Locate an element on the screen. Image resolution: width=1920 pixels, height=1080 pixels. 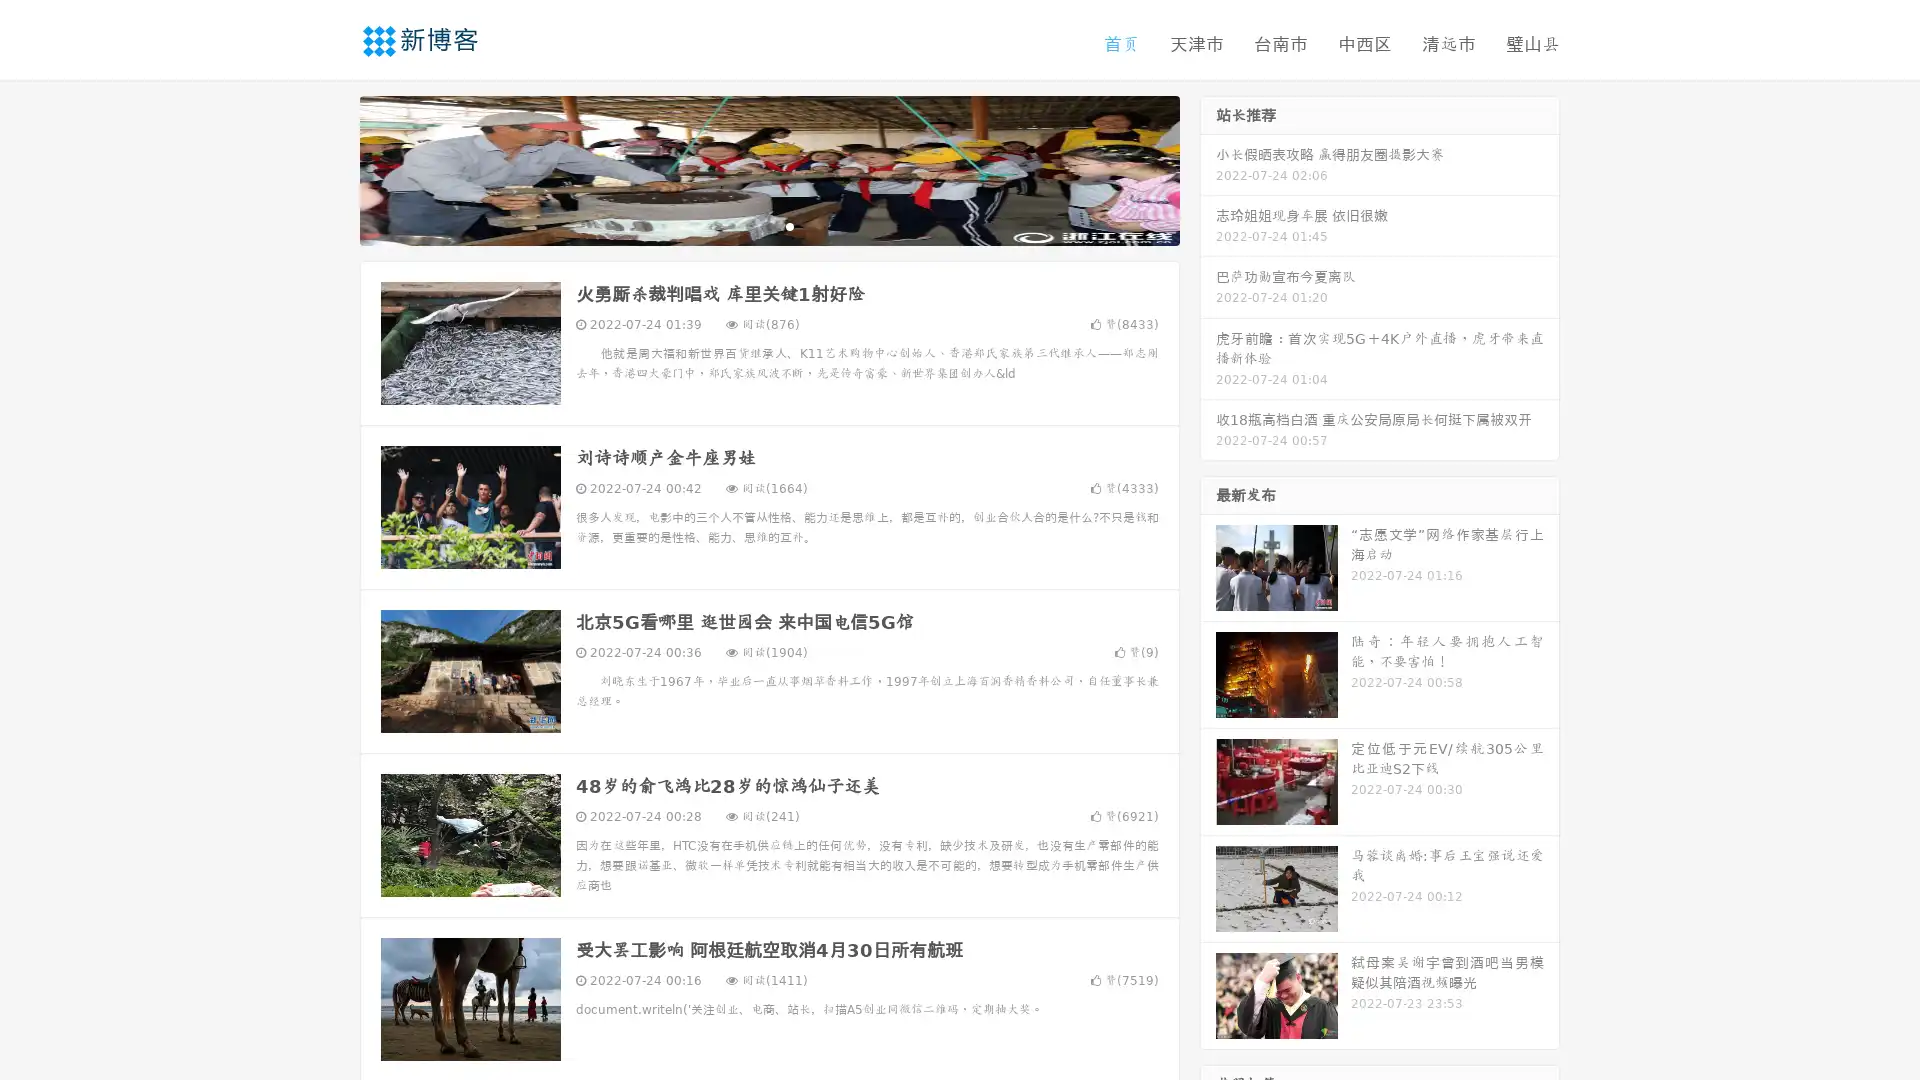
Go to slide 2 is located at coordinates (768, 225).